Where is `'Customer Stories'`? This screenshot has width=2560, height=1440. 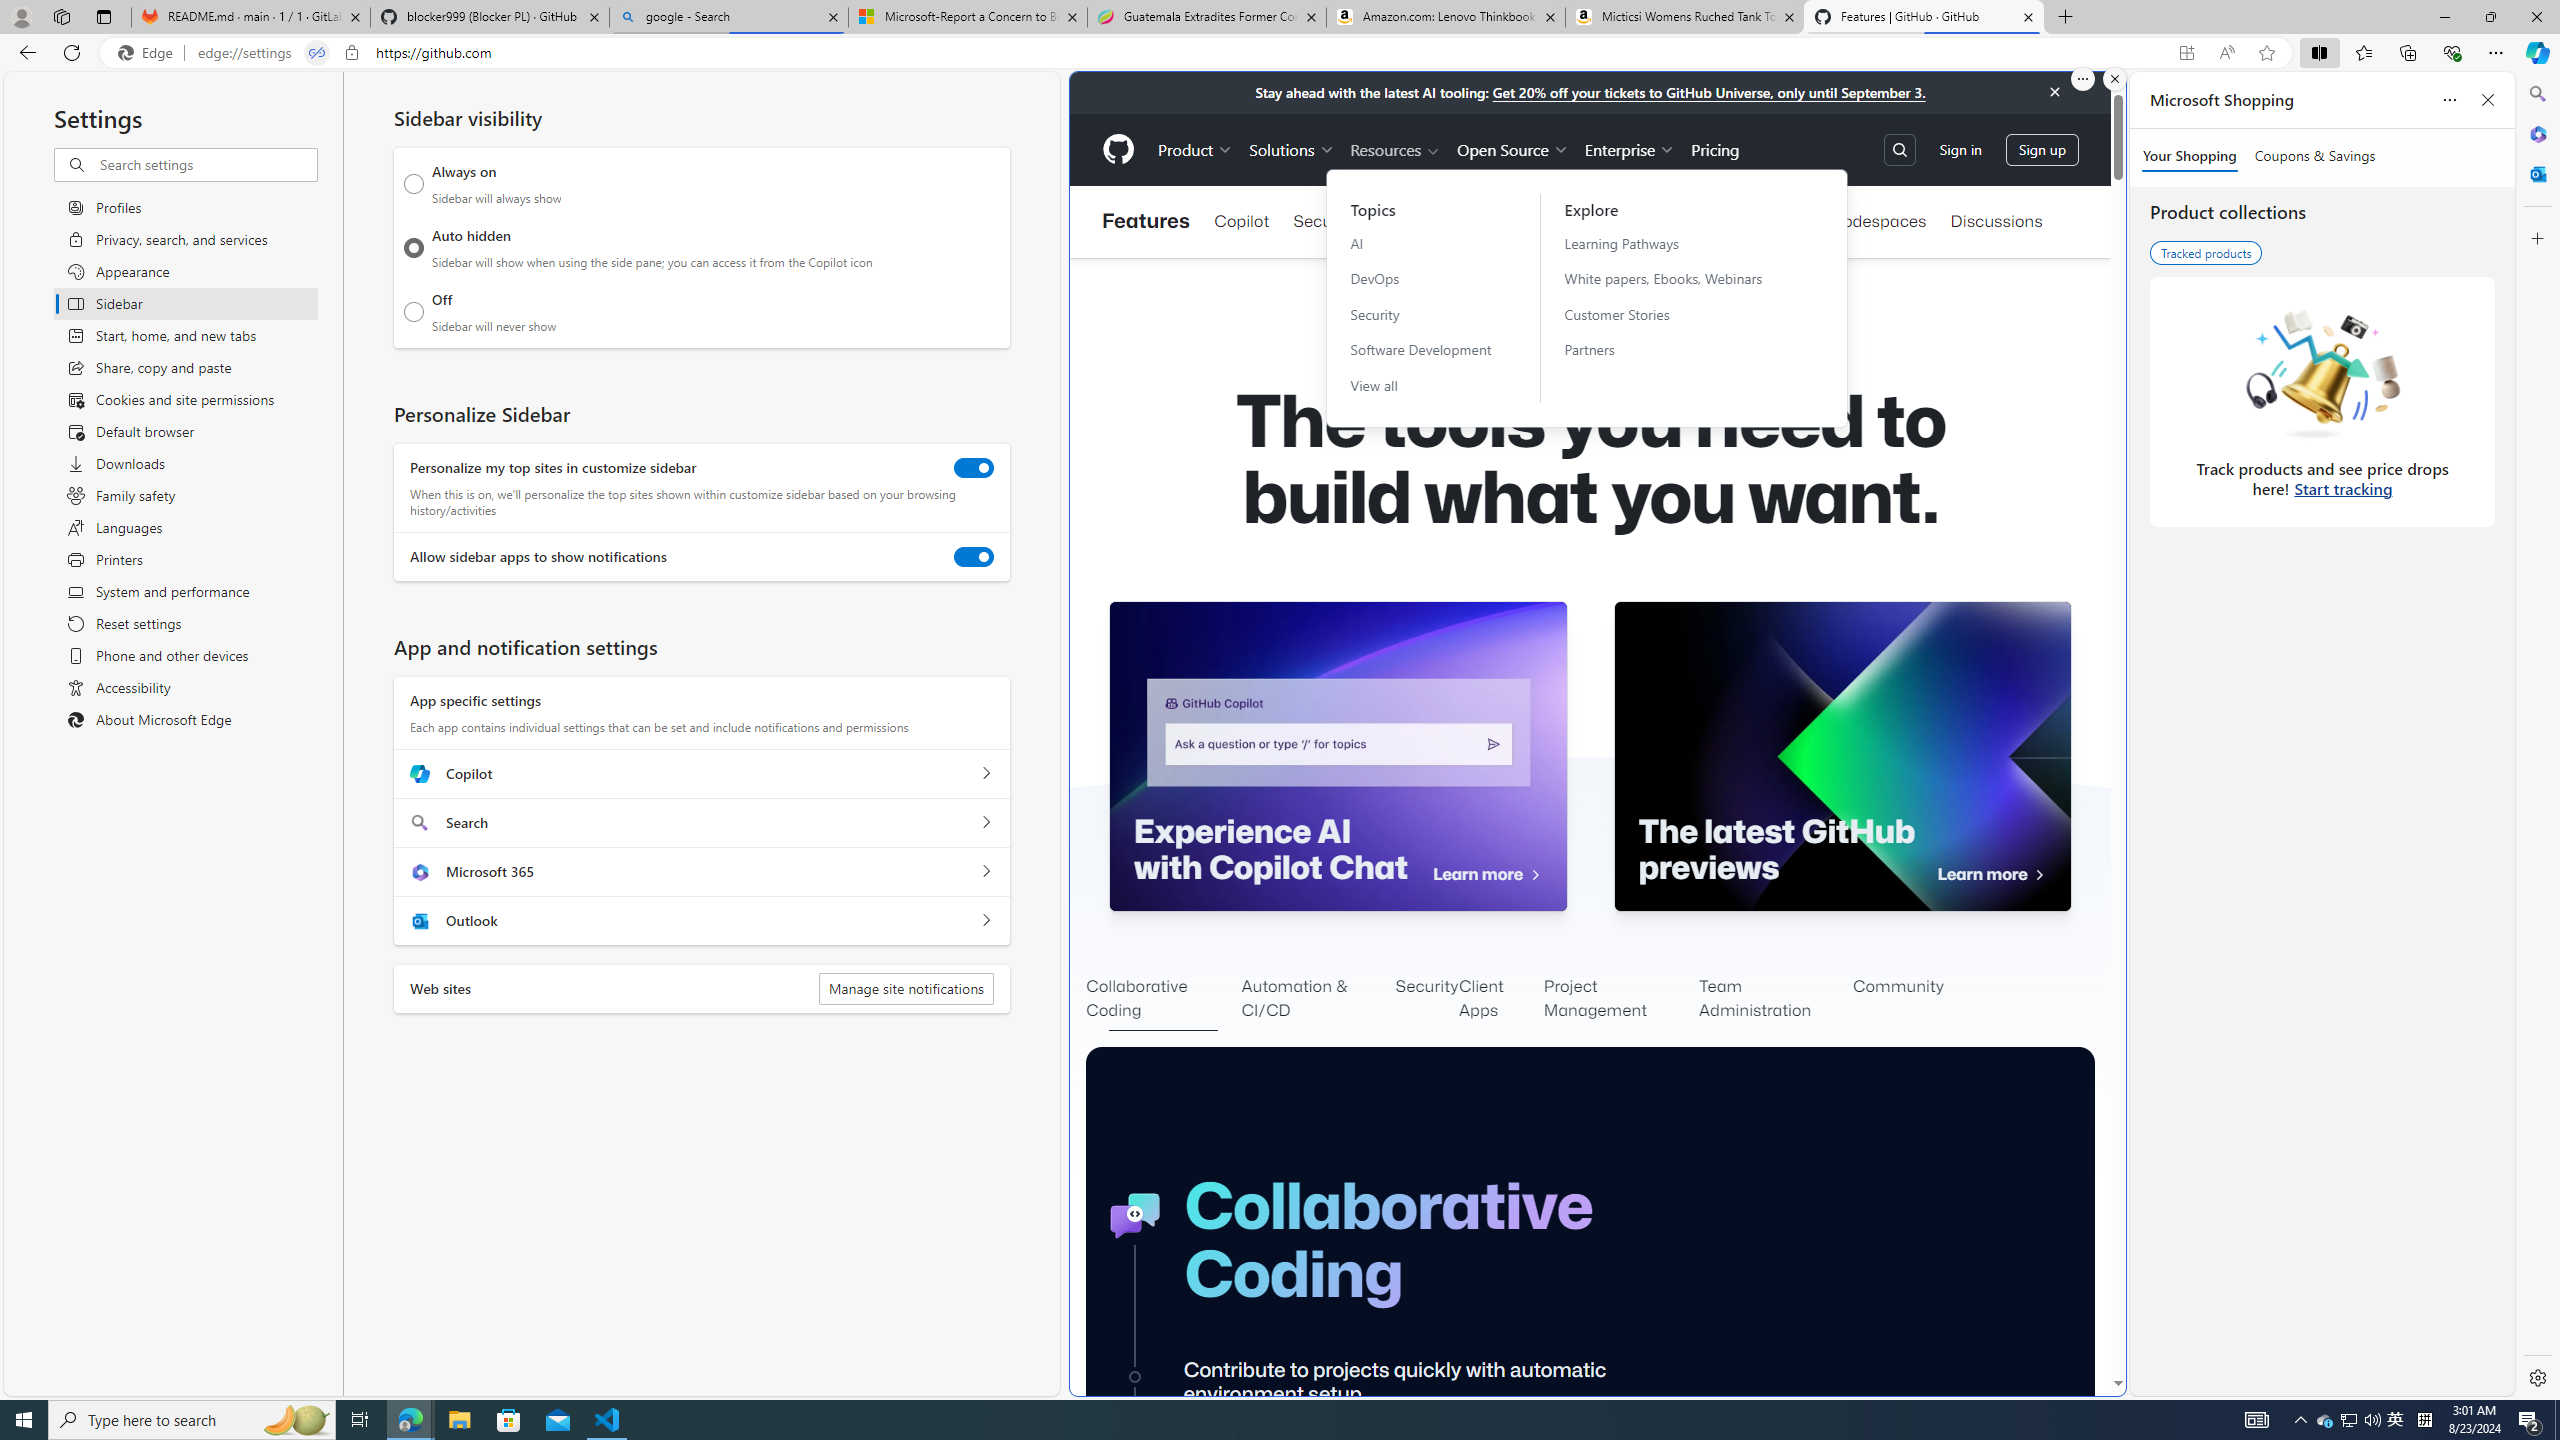
'Customer Stories' is located at coordinates (1675, 314).